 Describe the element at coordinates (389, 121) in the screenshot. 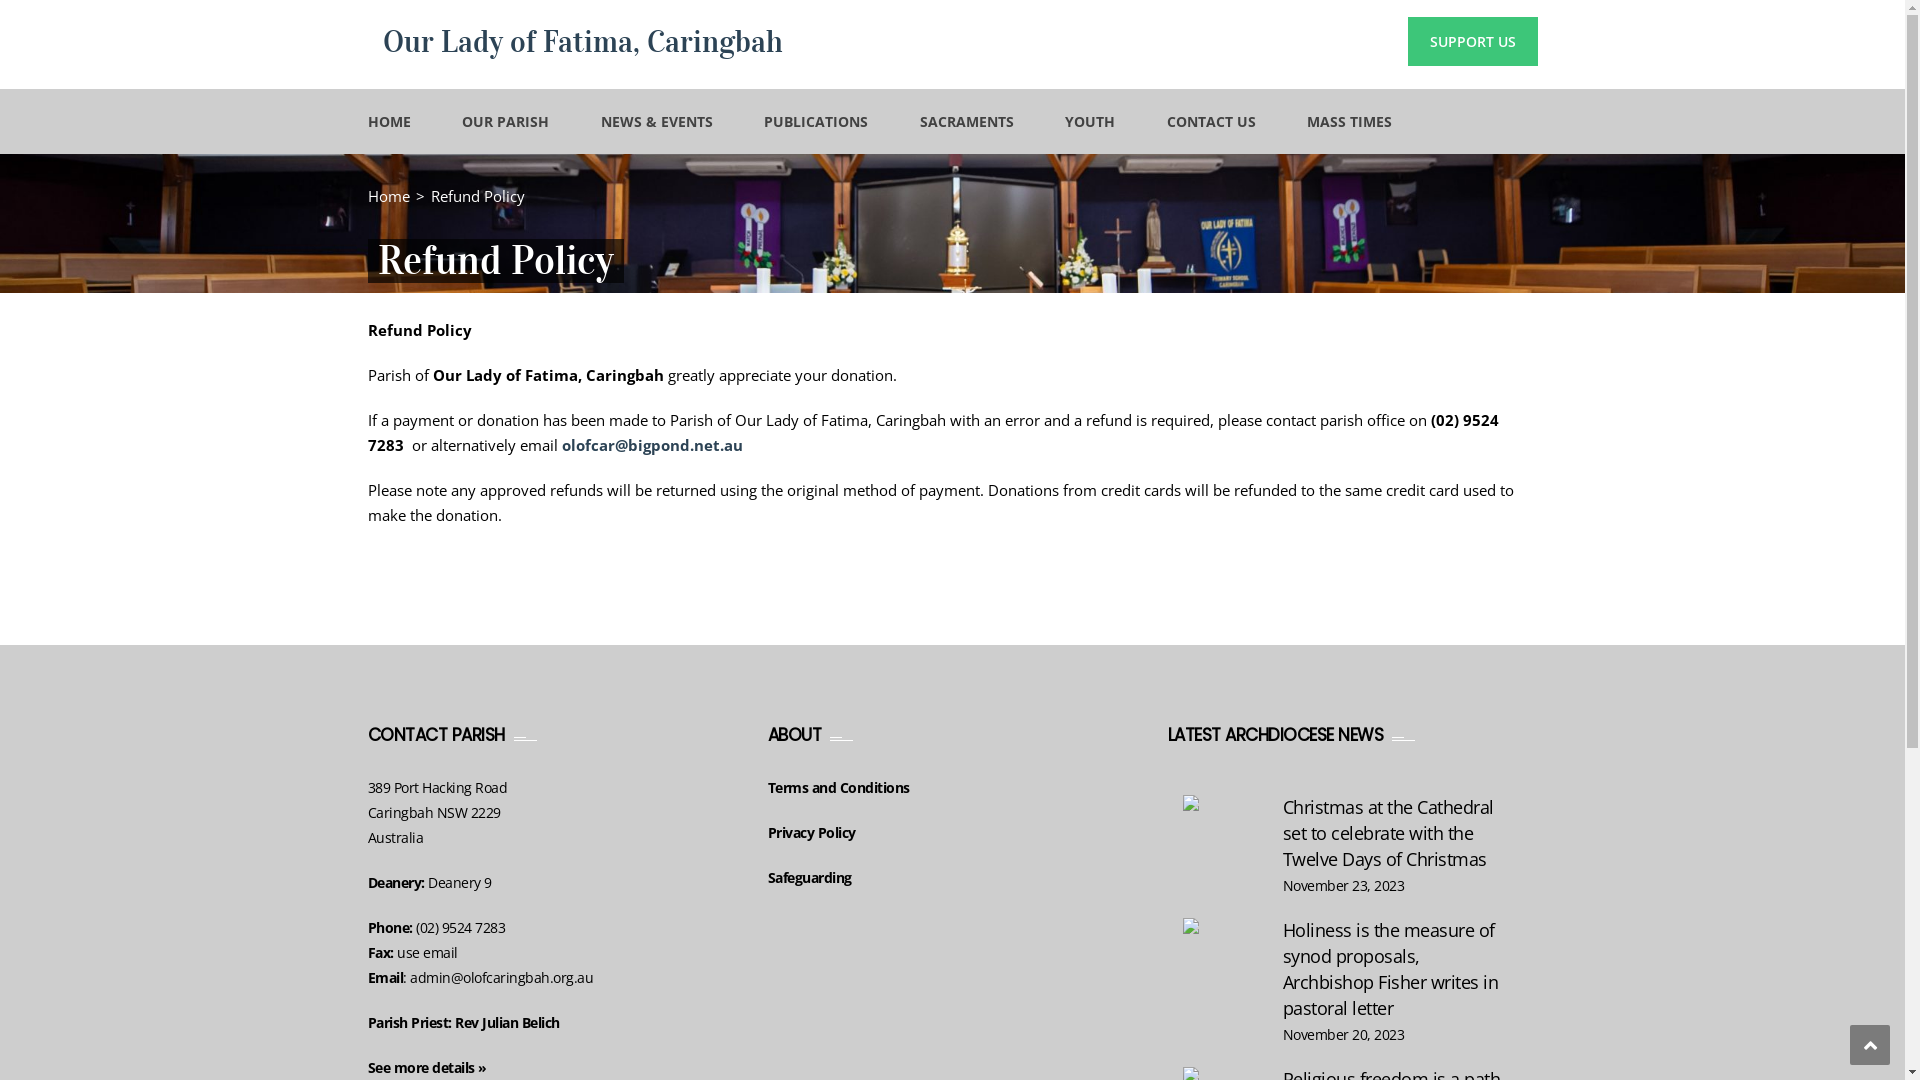

I see `'HOME'` at that location.